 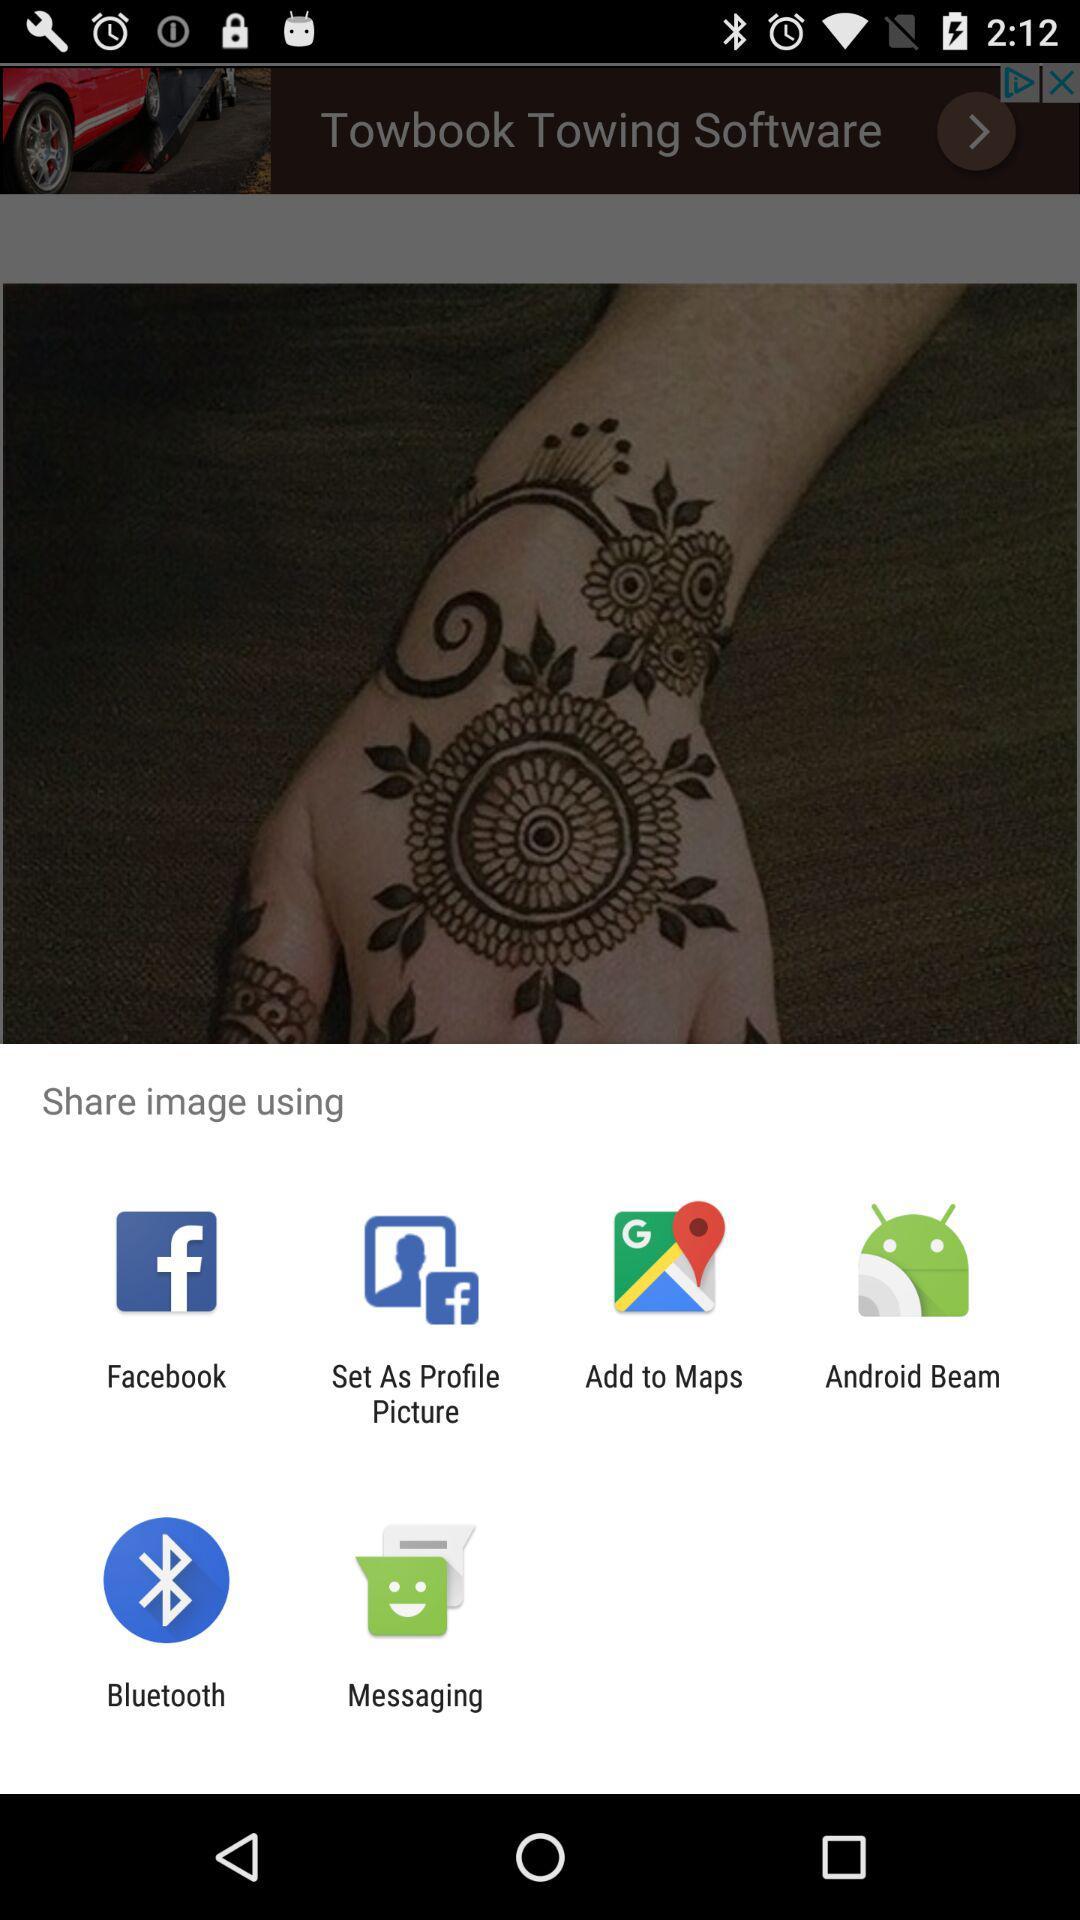 What do you see at coordinates (414, 1711) in the screenshot?
I see `the messaging icon` at bounding box center [414, 1711].